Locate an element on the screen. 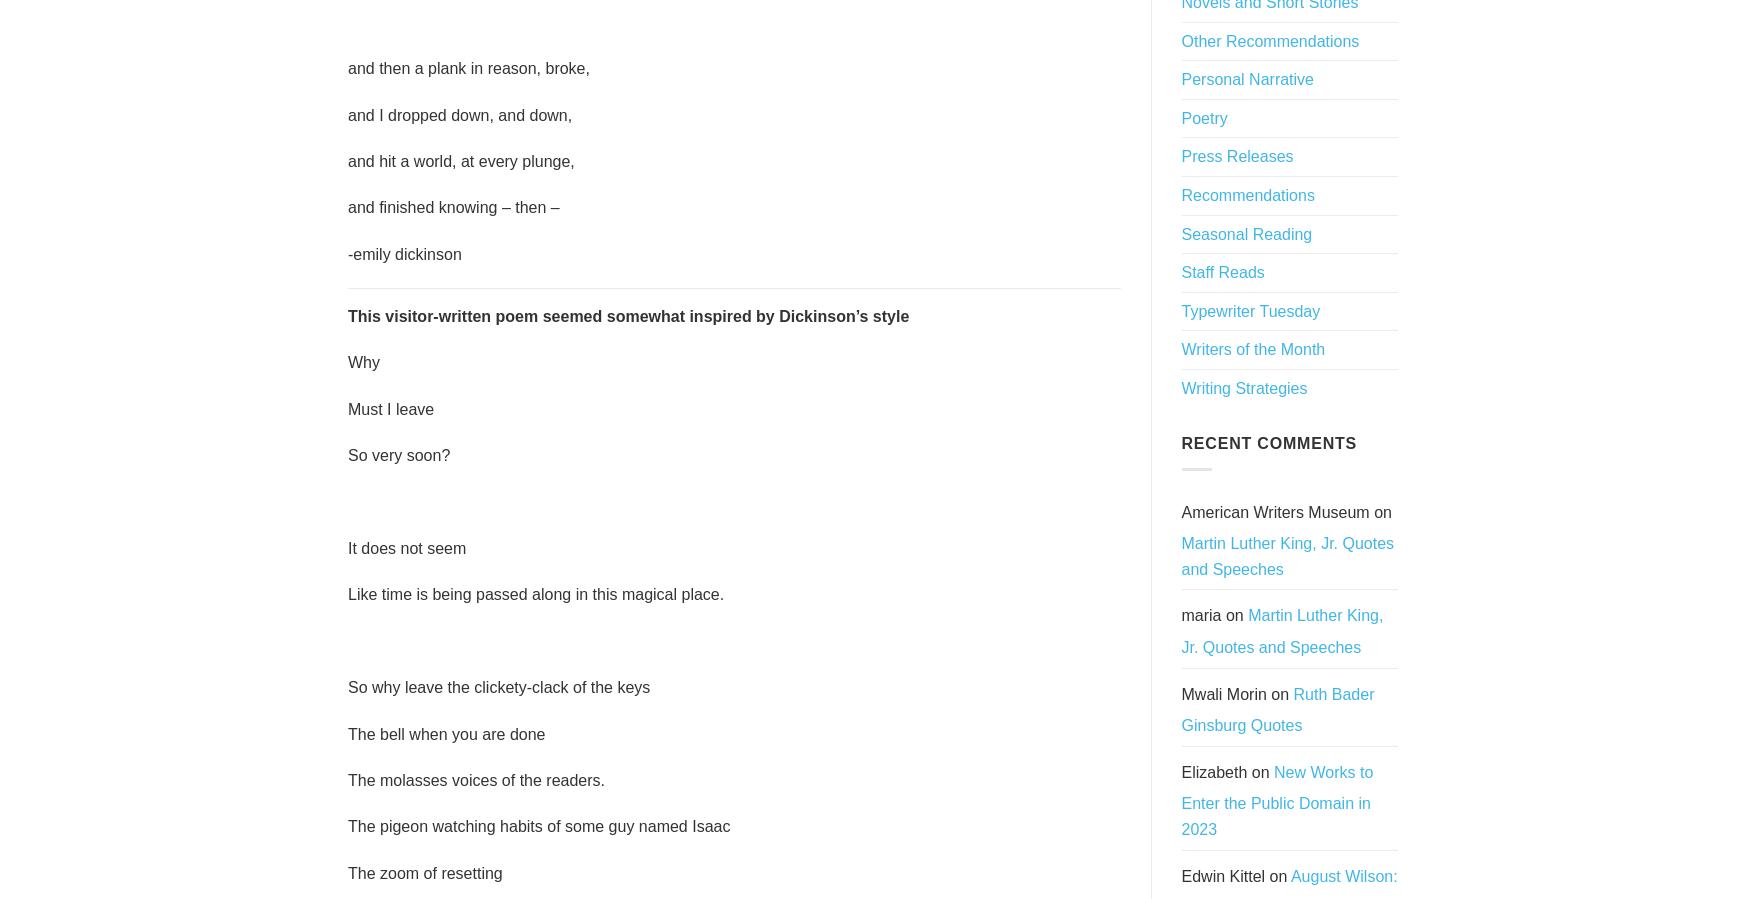 The image size is (1746, 899). 'and finished knowing – then –' is located at coordinates (453, 207).